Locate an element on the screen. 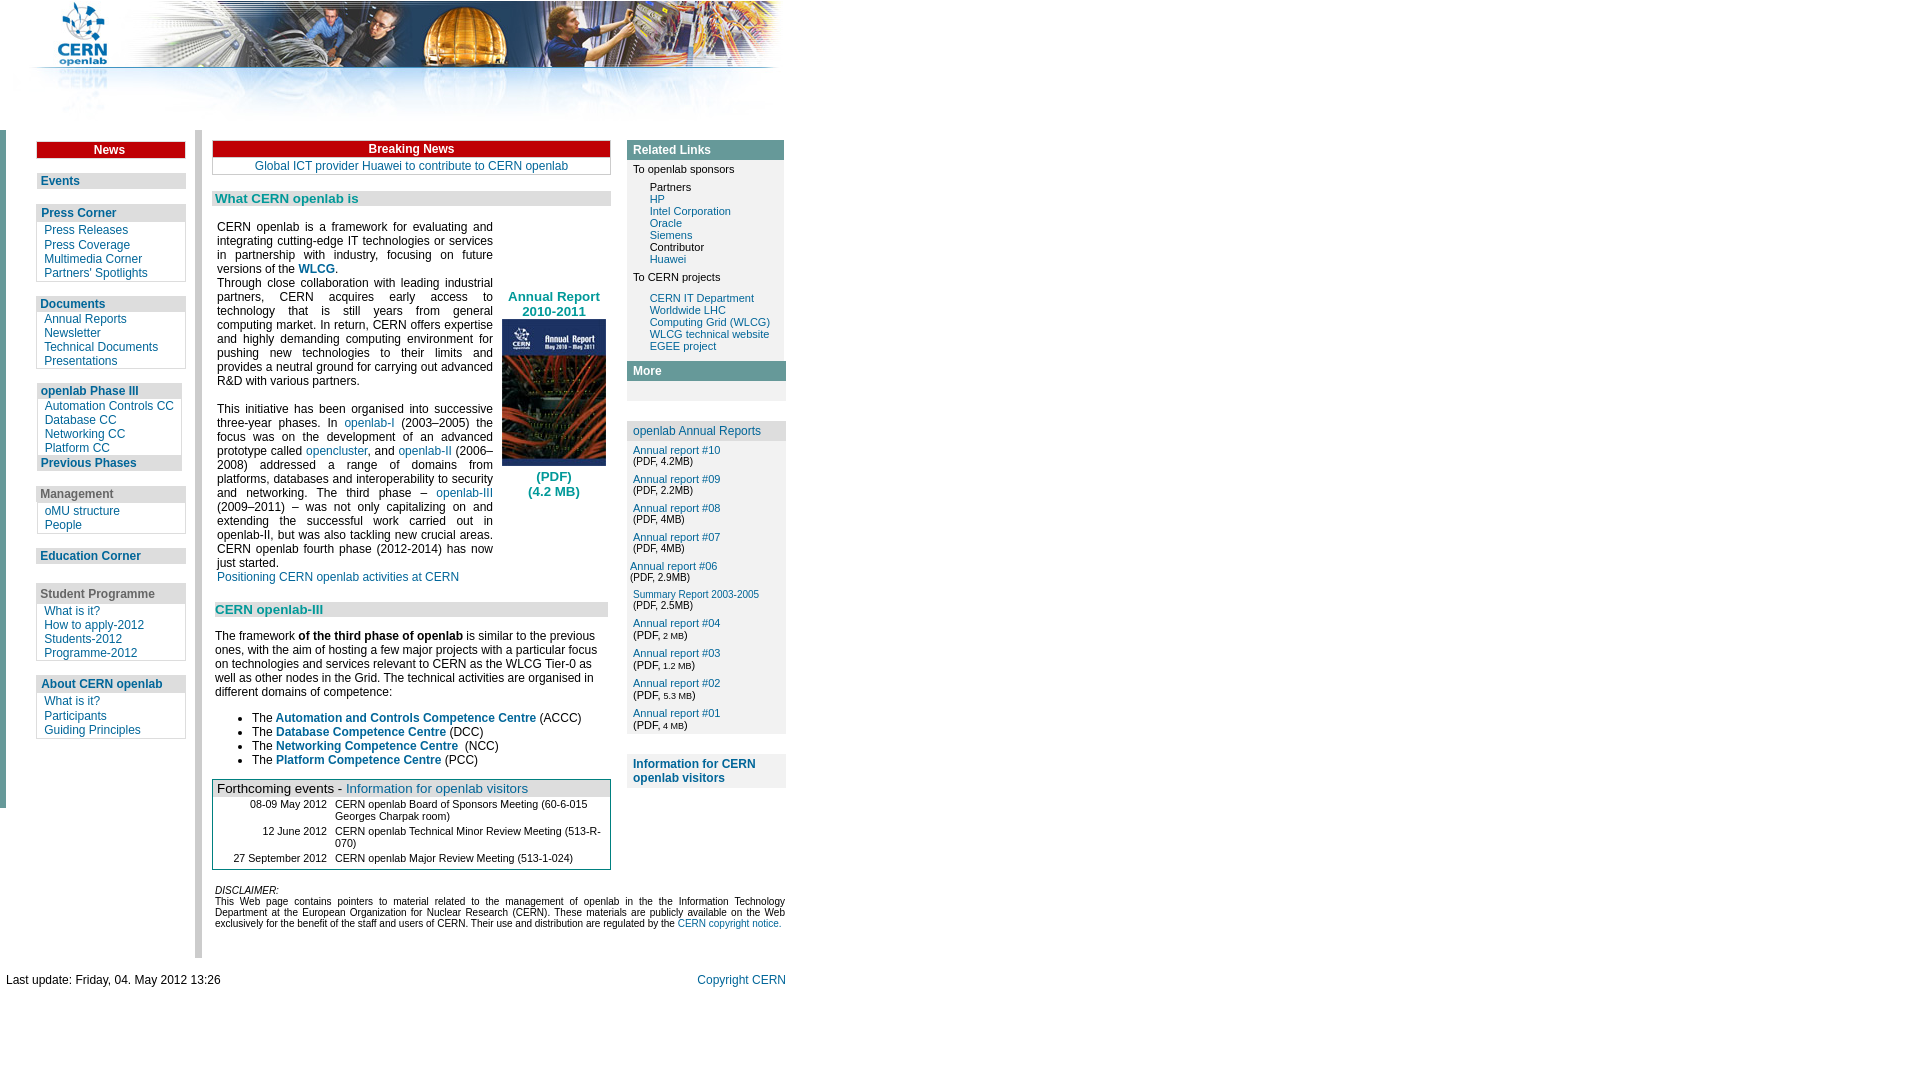 Image resolution: width=1920 pixels, height=1080 pixels. 'opencluster' is located at coordinates (336, 451).